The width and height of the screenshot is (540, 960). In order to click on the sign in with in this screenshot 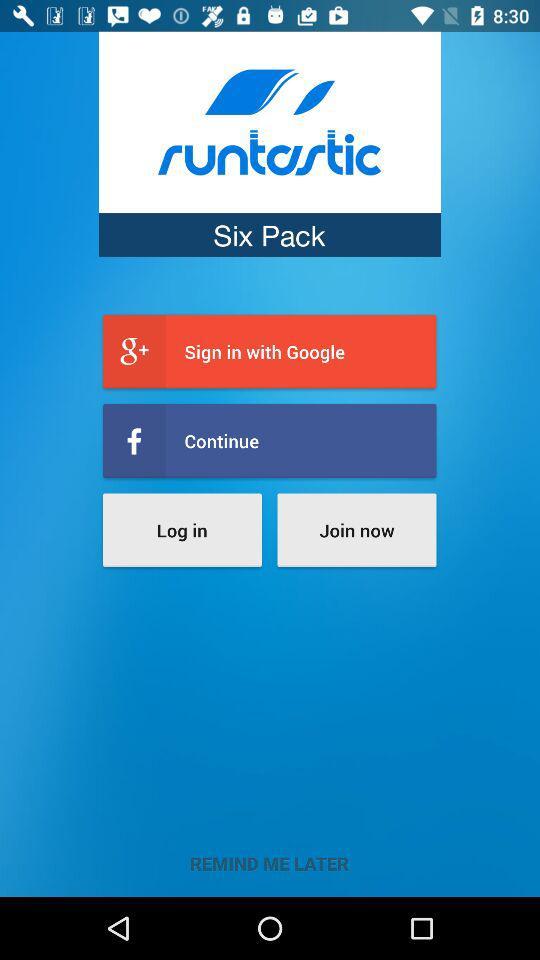, I will do `click(269, 351)`.